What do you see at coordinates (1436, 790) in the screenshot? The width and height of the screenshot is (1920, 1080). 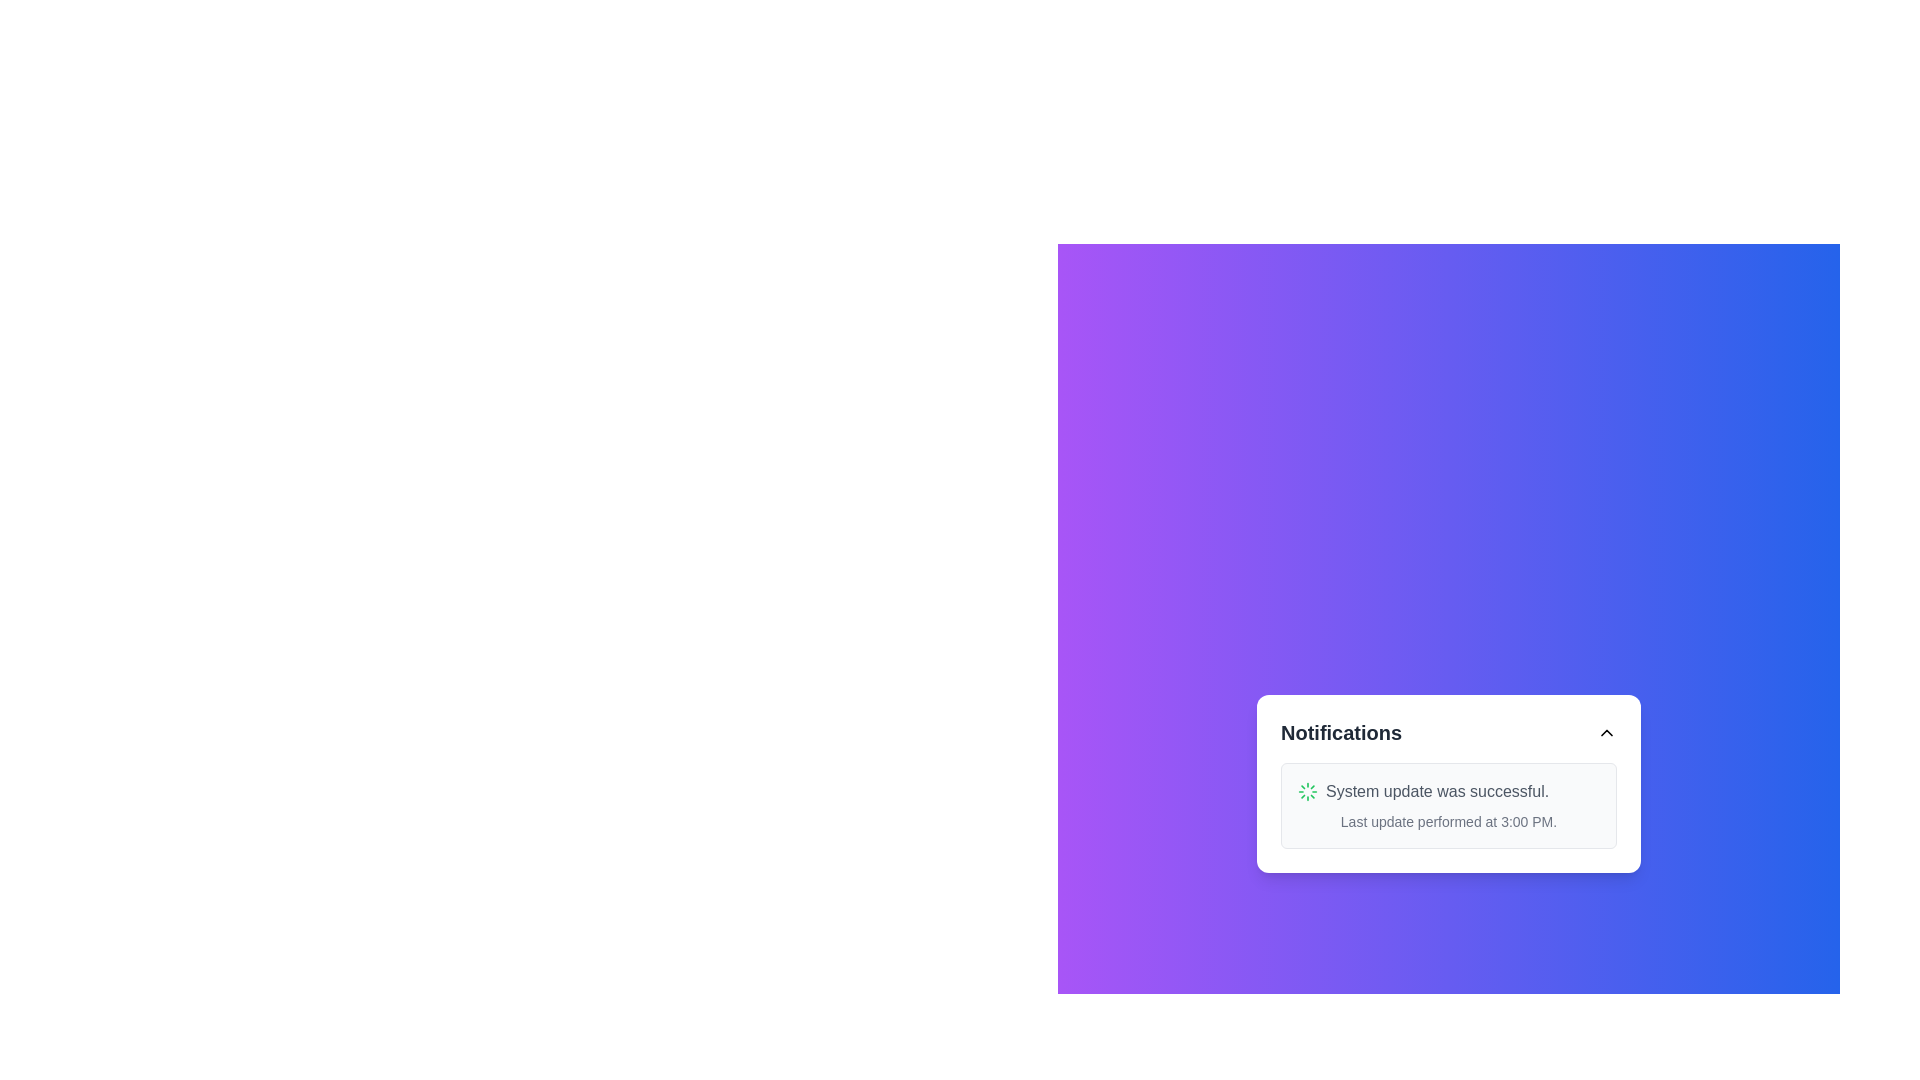 I see `confirmation message displayed in the Text Label within the Notifications section, which informs the user of the successful completion of a system update` at bounding box center [1436, 790].